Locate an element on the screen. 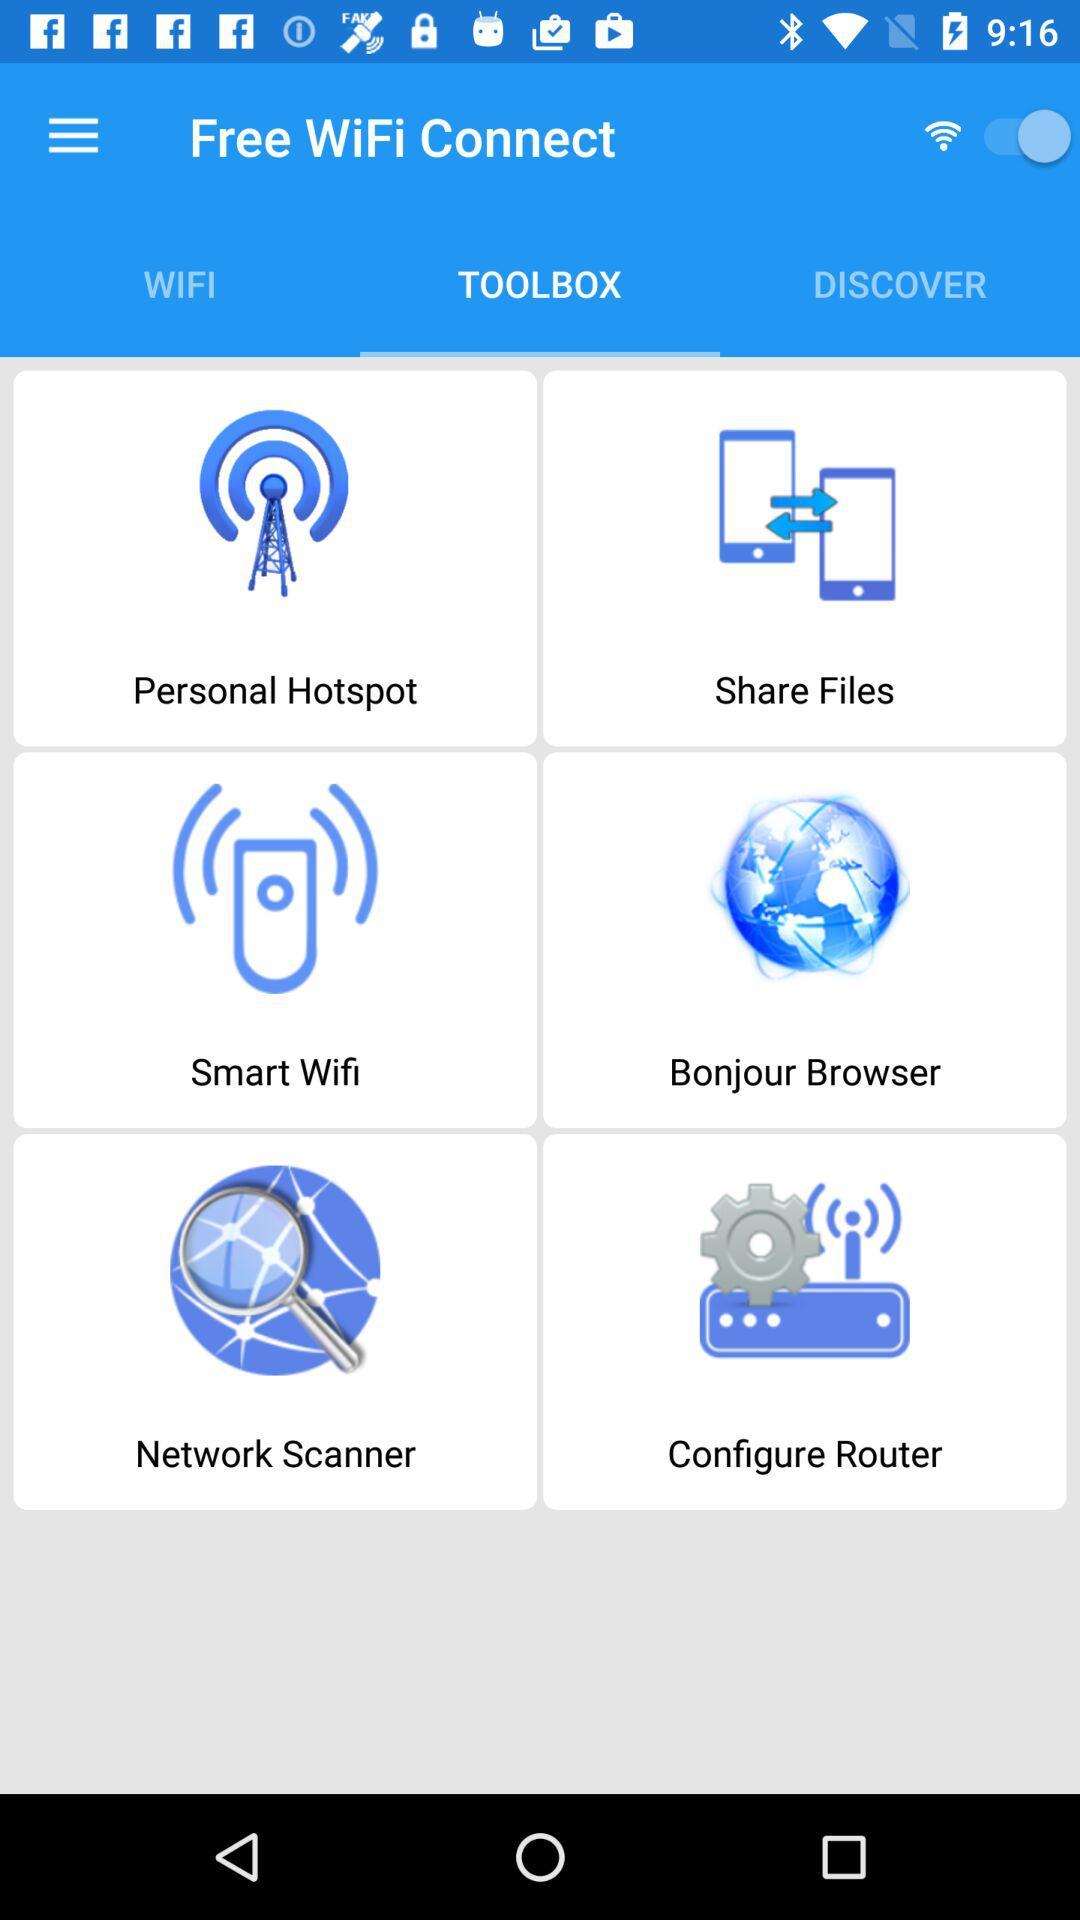 The image size is (1080, 1920). switch on/off wifi is located at coordinates (1020, 135).